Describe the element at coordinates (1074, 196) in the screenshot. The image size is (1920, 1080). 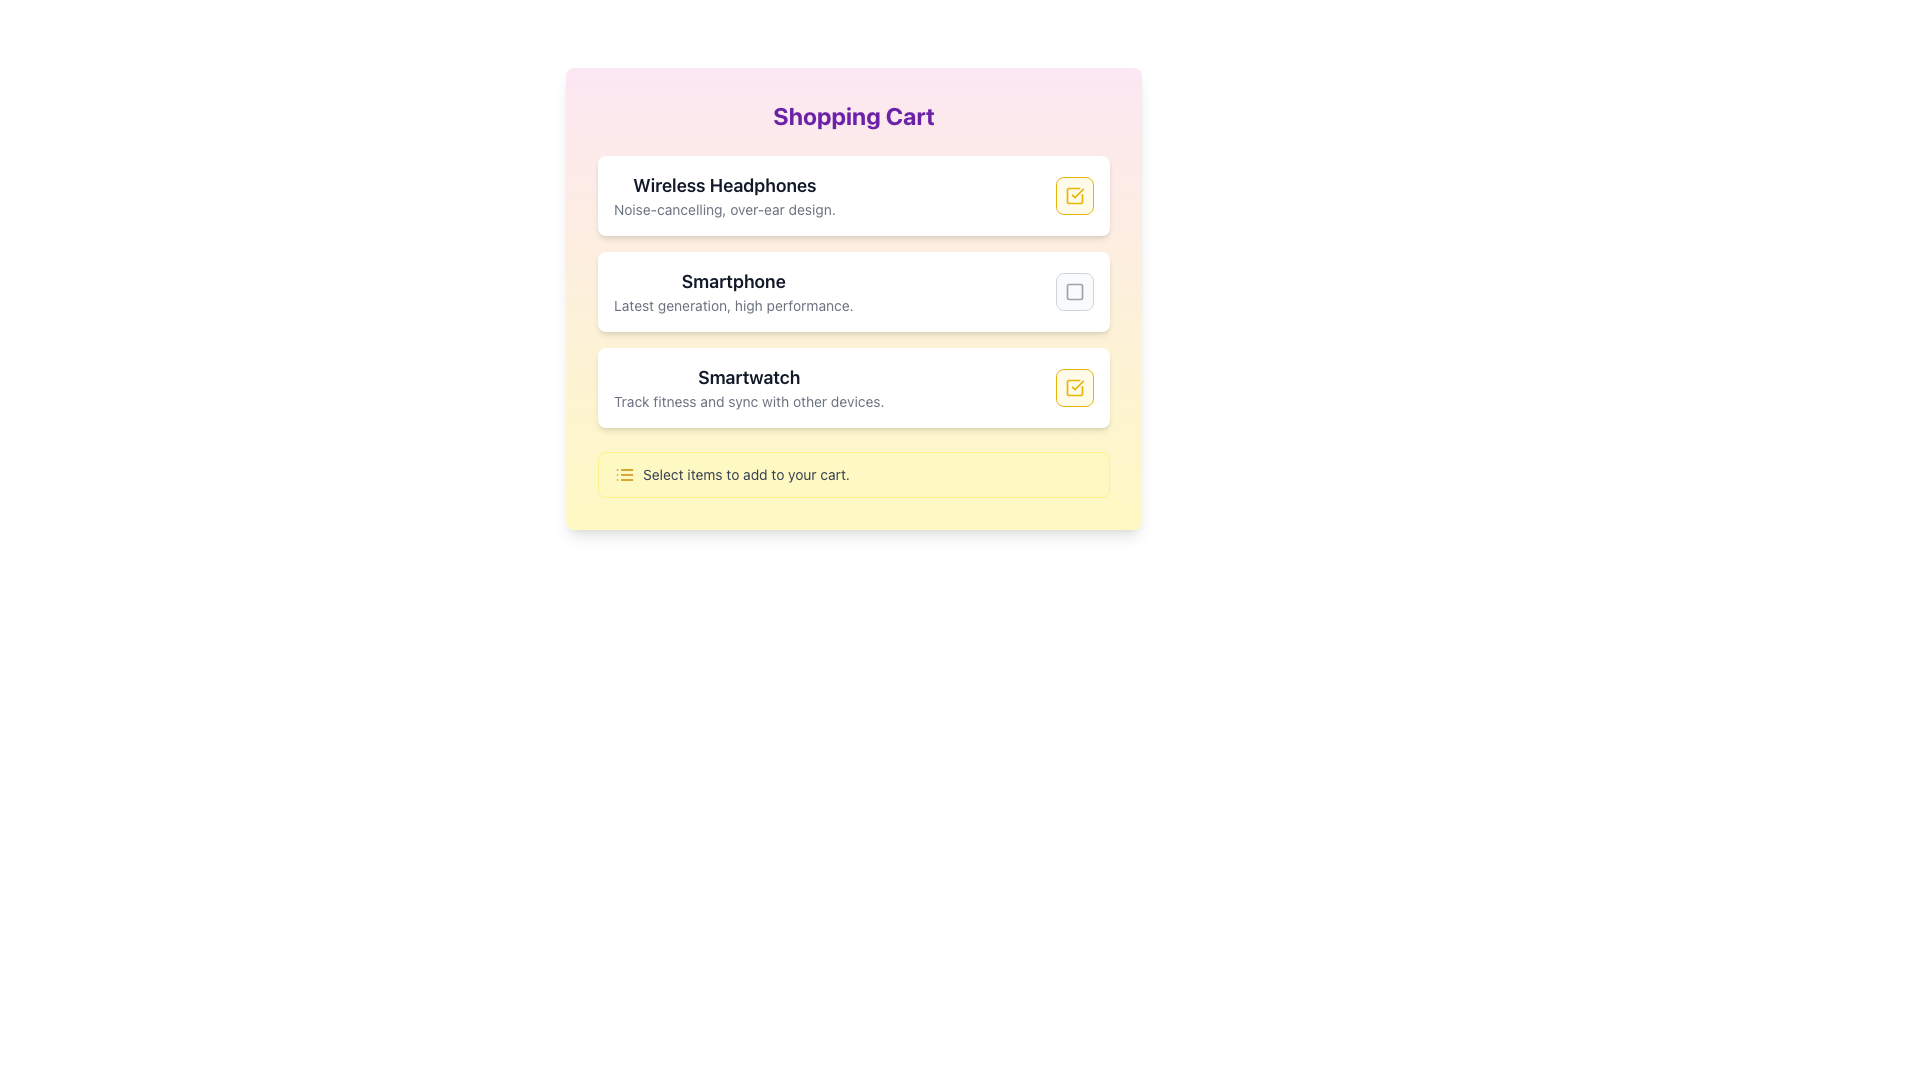
I see `the yellow-colored icon depicting a square with a checkmark inside, located on the right side of the 'Smartwatch' row in the shopping cart interface` at that location.